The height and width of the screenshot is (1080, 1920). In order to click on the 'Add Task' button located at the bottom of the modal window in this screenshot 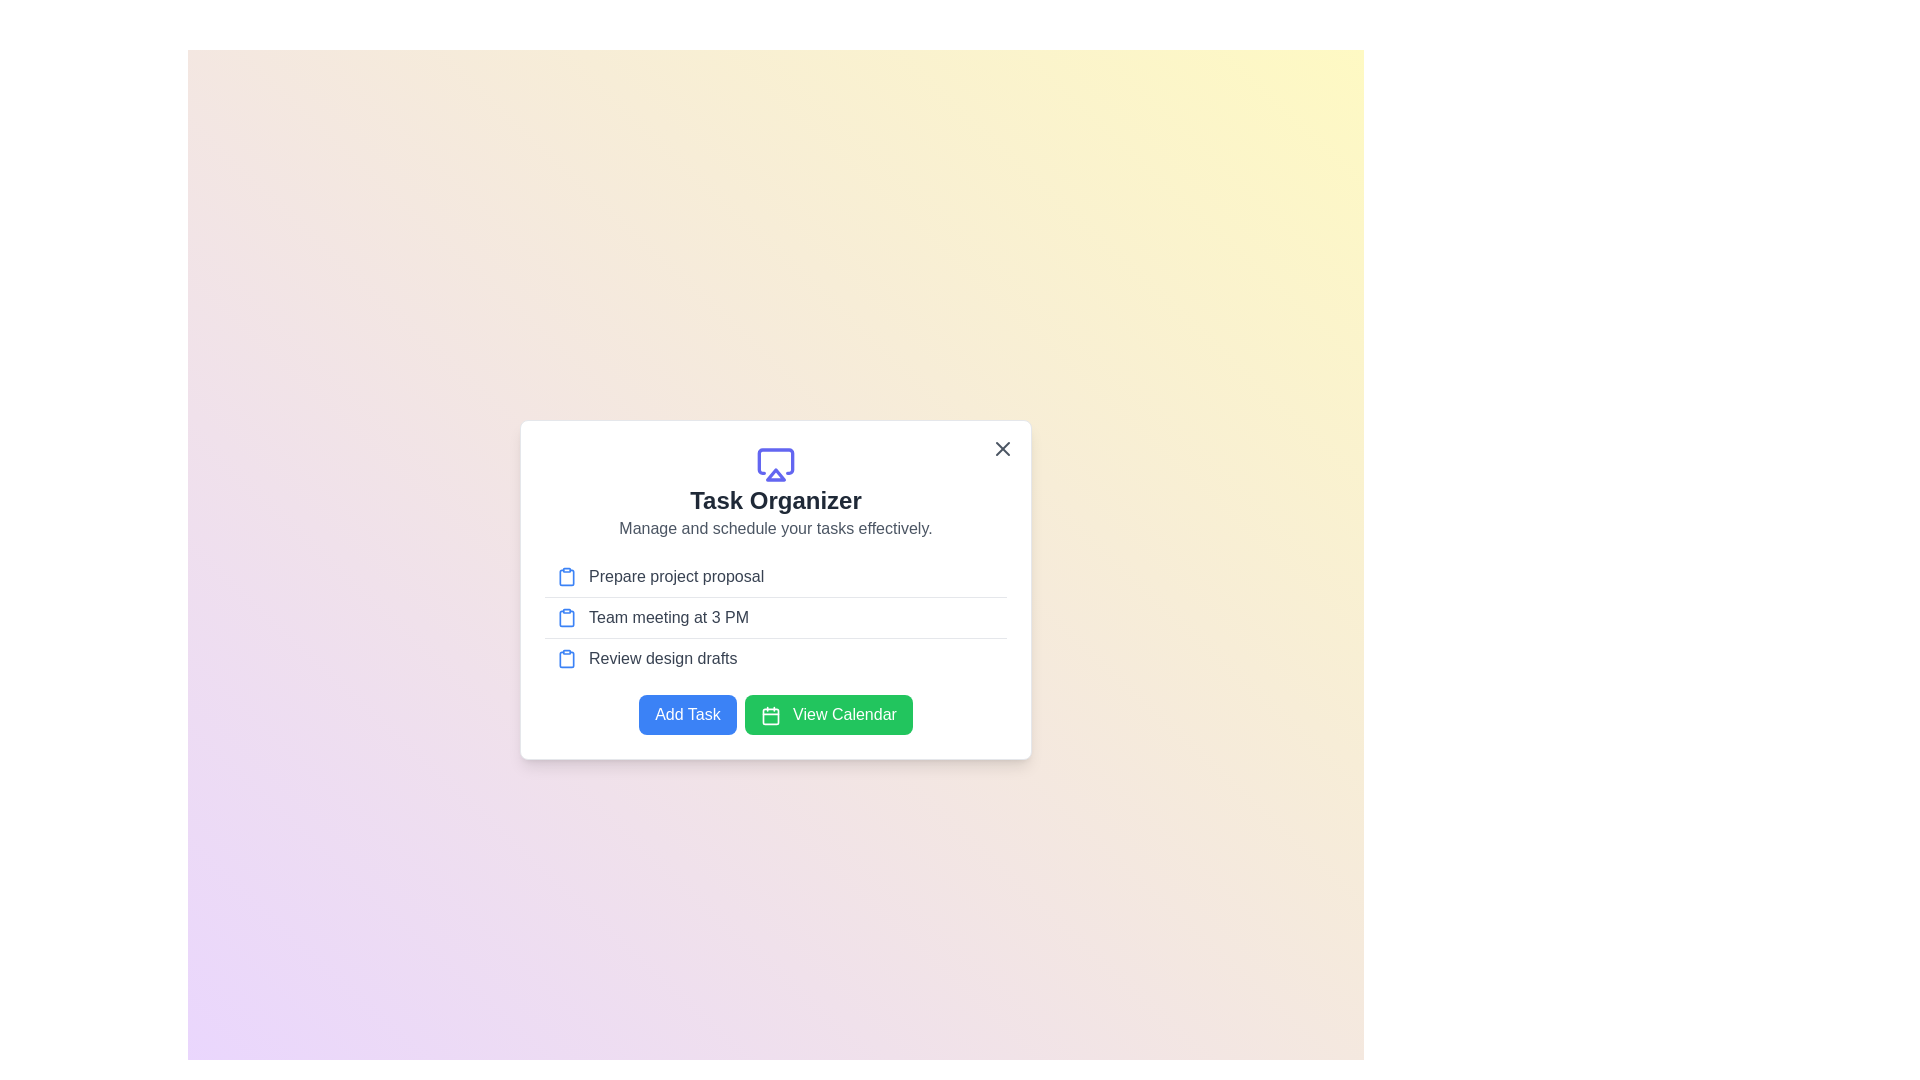, I will do `click(687, 713)`.